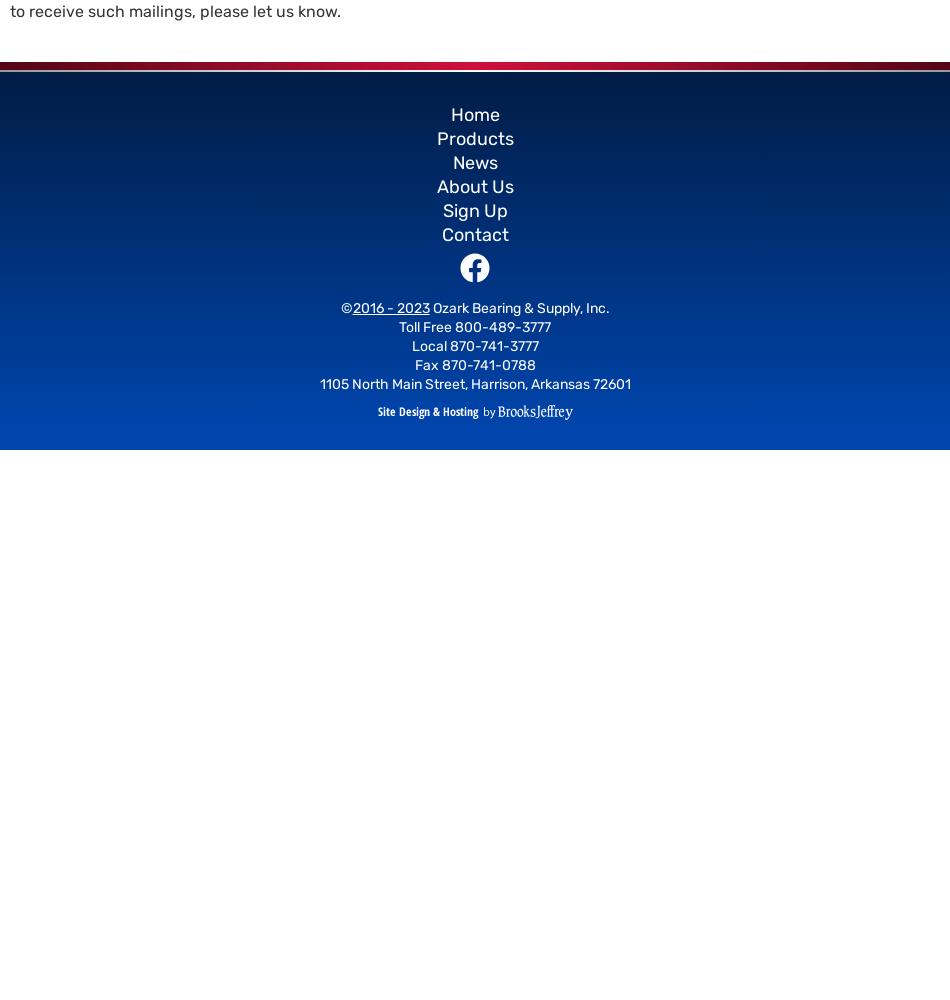  I want to click on 'News', so click(473, 163).